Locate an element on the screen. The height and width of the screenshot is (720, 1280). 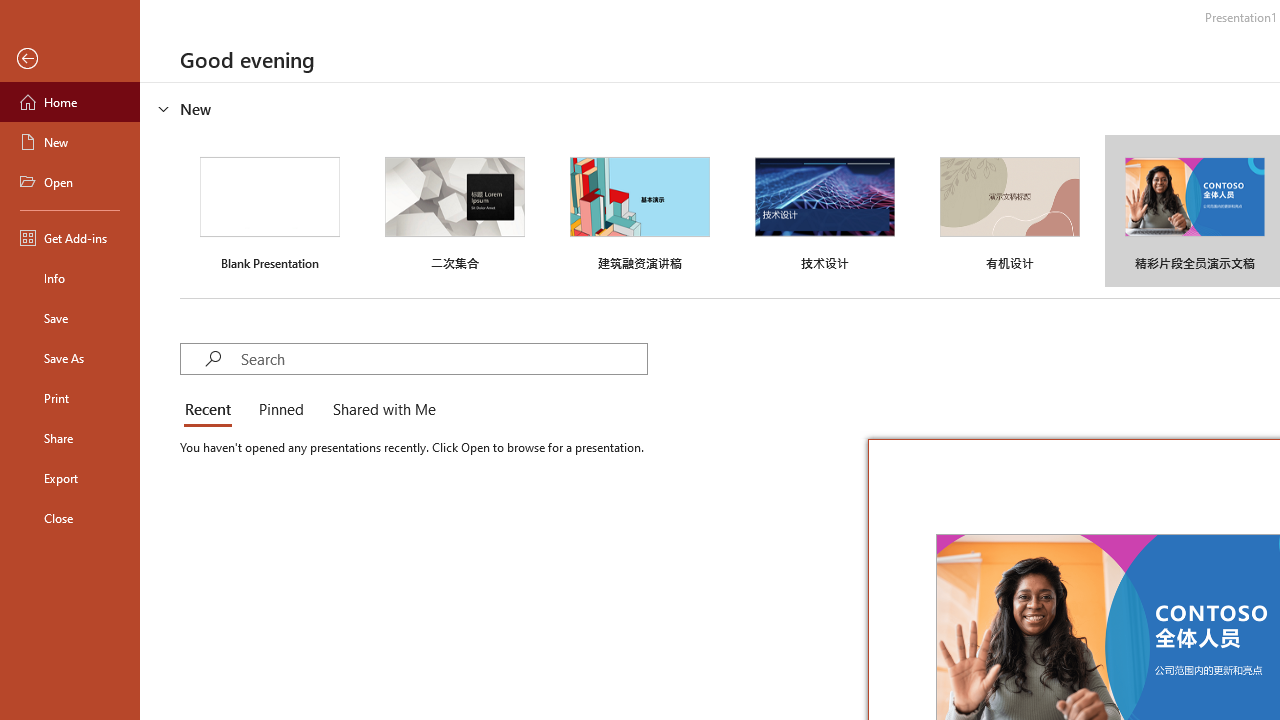
'New' is located at coordinates (69, 140).